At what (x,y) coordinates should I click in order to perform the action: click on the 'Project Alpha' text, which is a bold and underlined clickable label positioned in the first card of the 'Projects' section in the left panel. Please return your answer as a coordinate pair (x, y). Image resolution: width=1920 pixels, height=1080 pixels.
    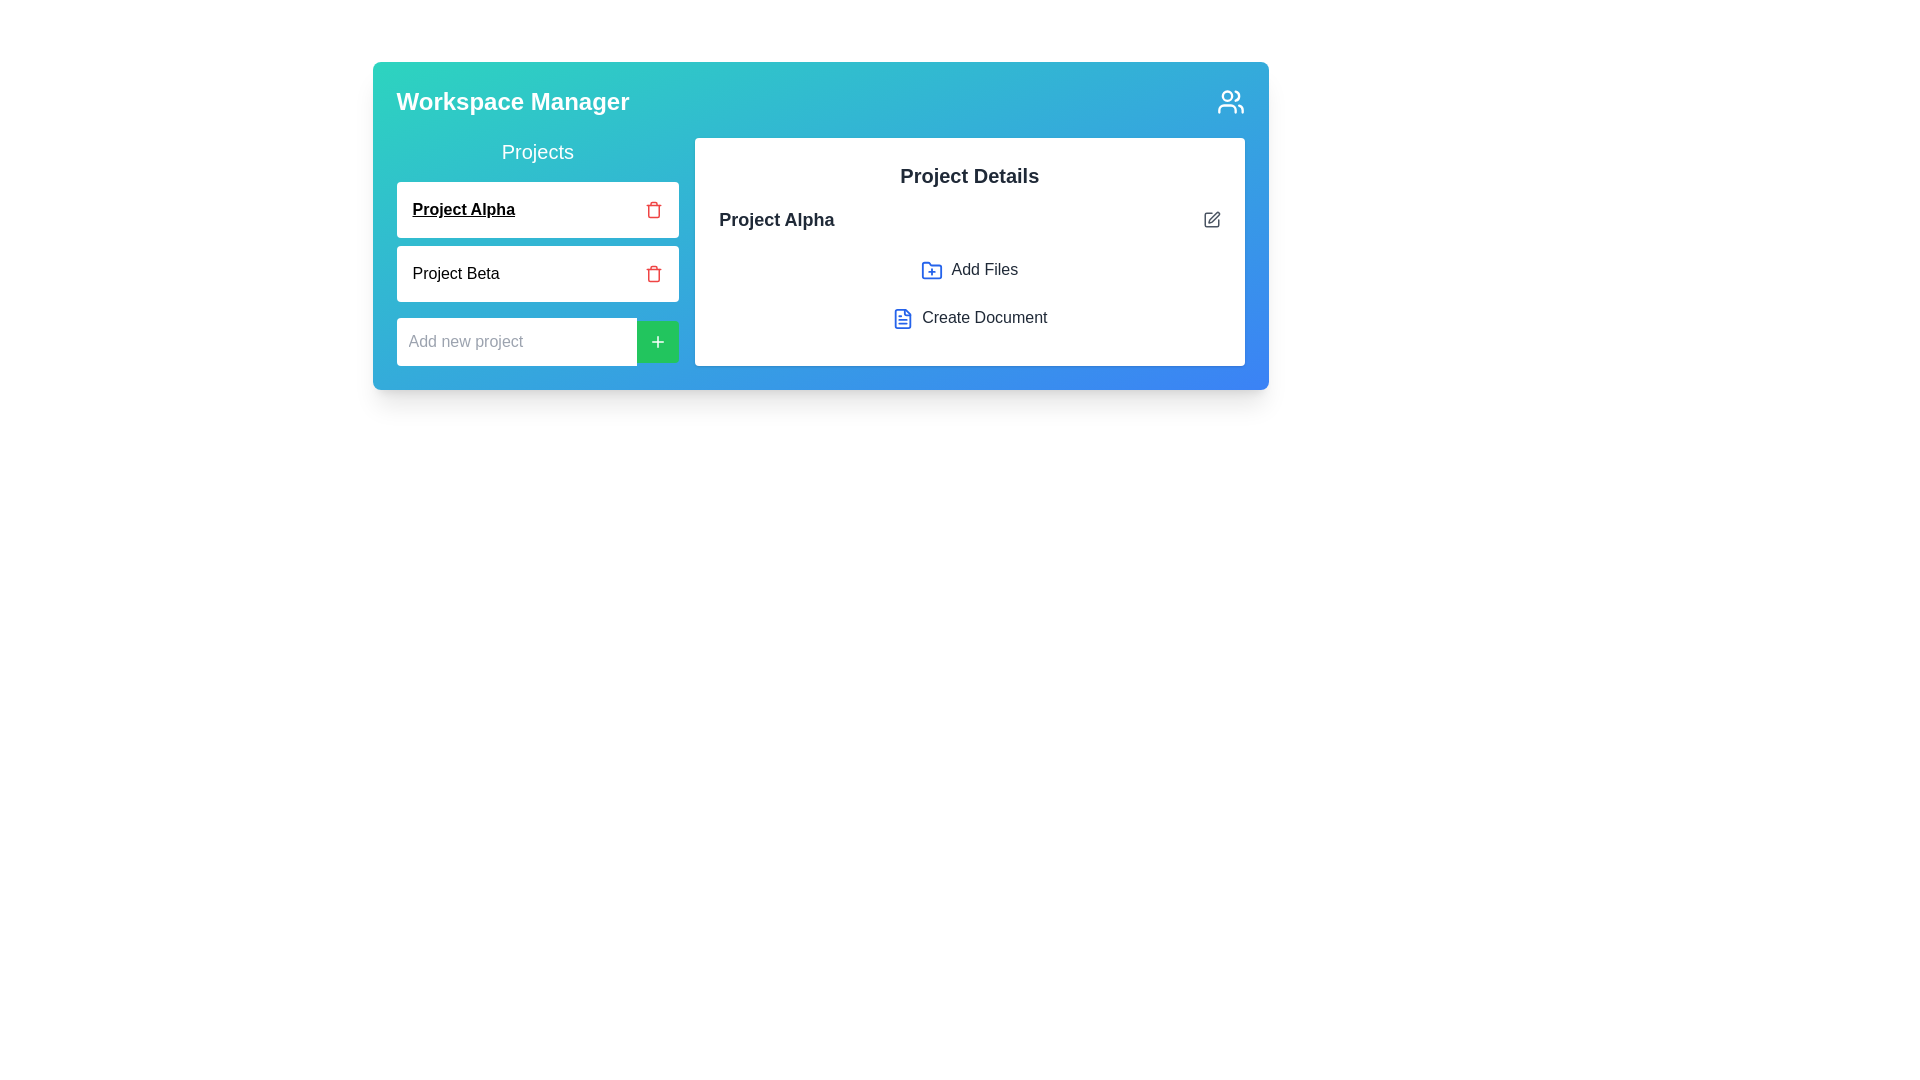
    Looking at the image, I should click on (462, 209).